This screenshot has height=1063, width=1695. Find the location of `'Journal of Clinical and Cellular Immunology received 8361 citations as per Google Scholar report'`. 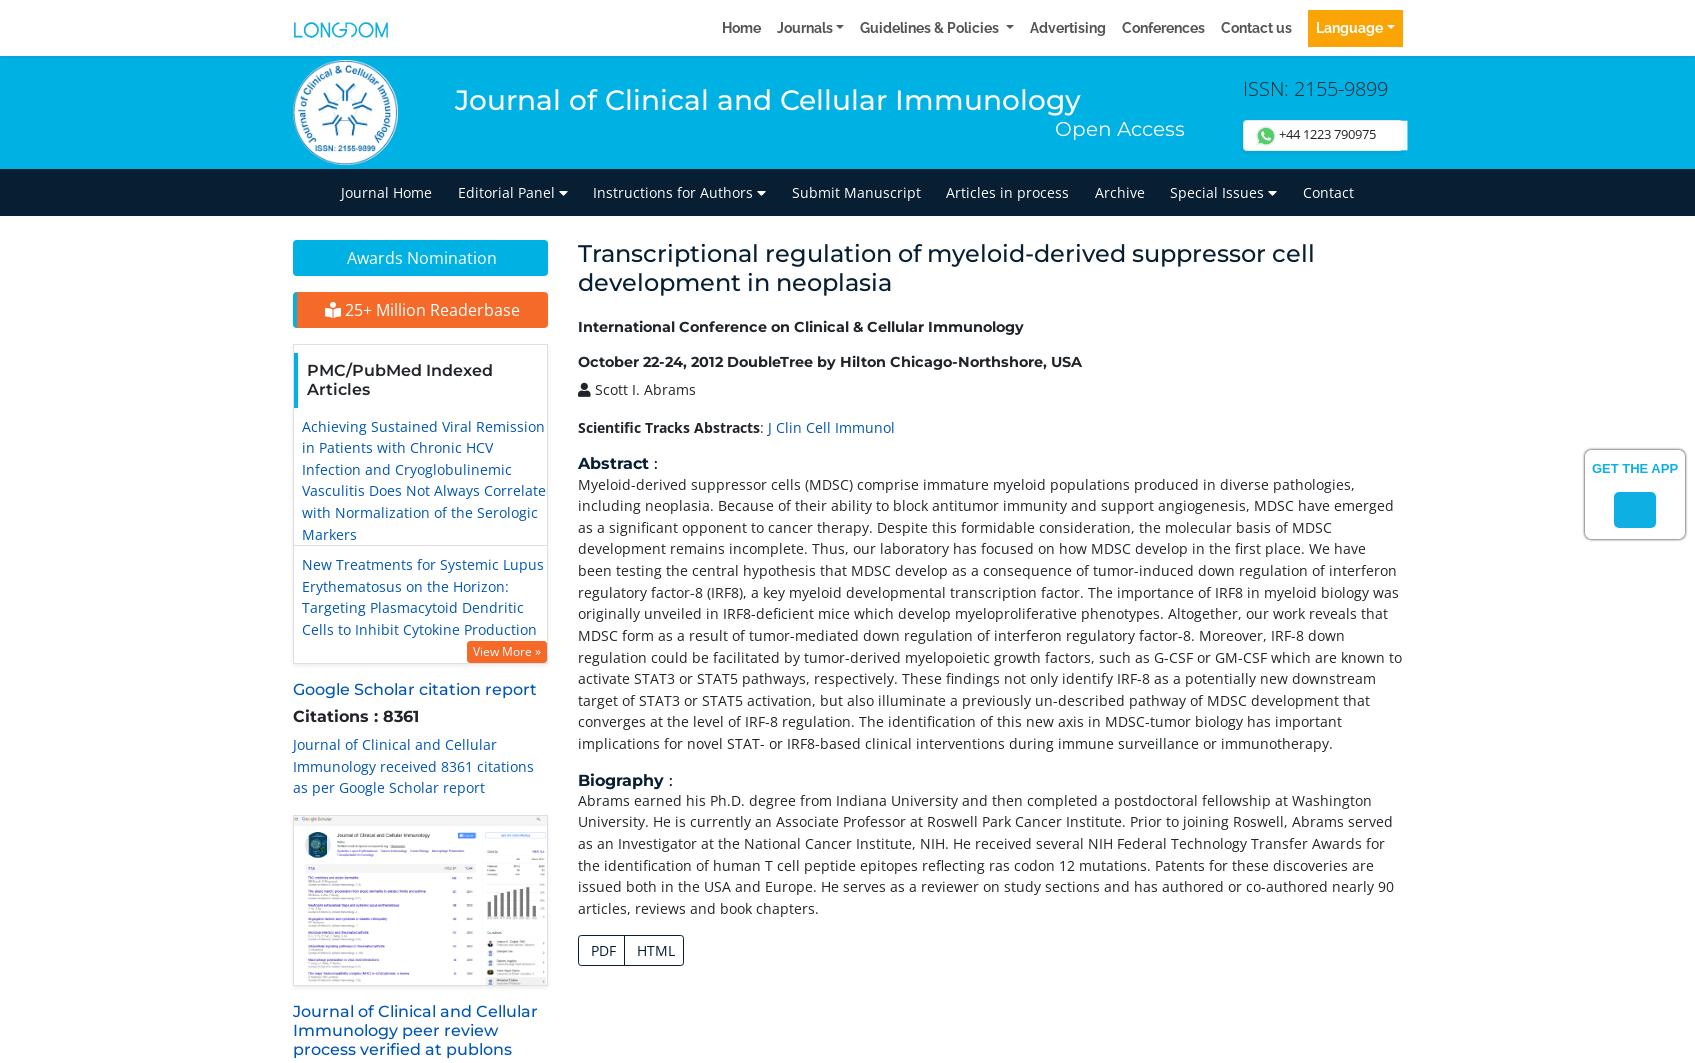

'Journal of Clinical and Cellular Immunology received 8361 citations as per Google Scholar report' is located at coordinates (412, 764).